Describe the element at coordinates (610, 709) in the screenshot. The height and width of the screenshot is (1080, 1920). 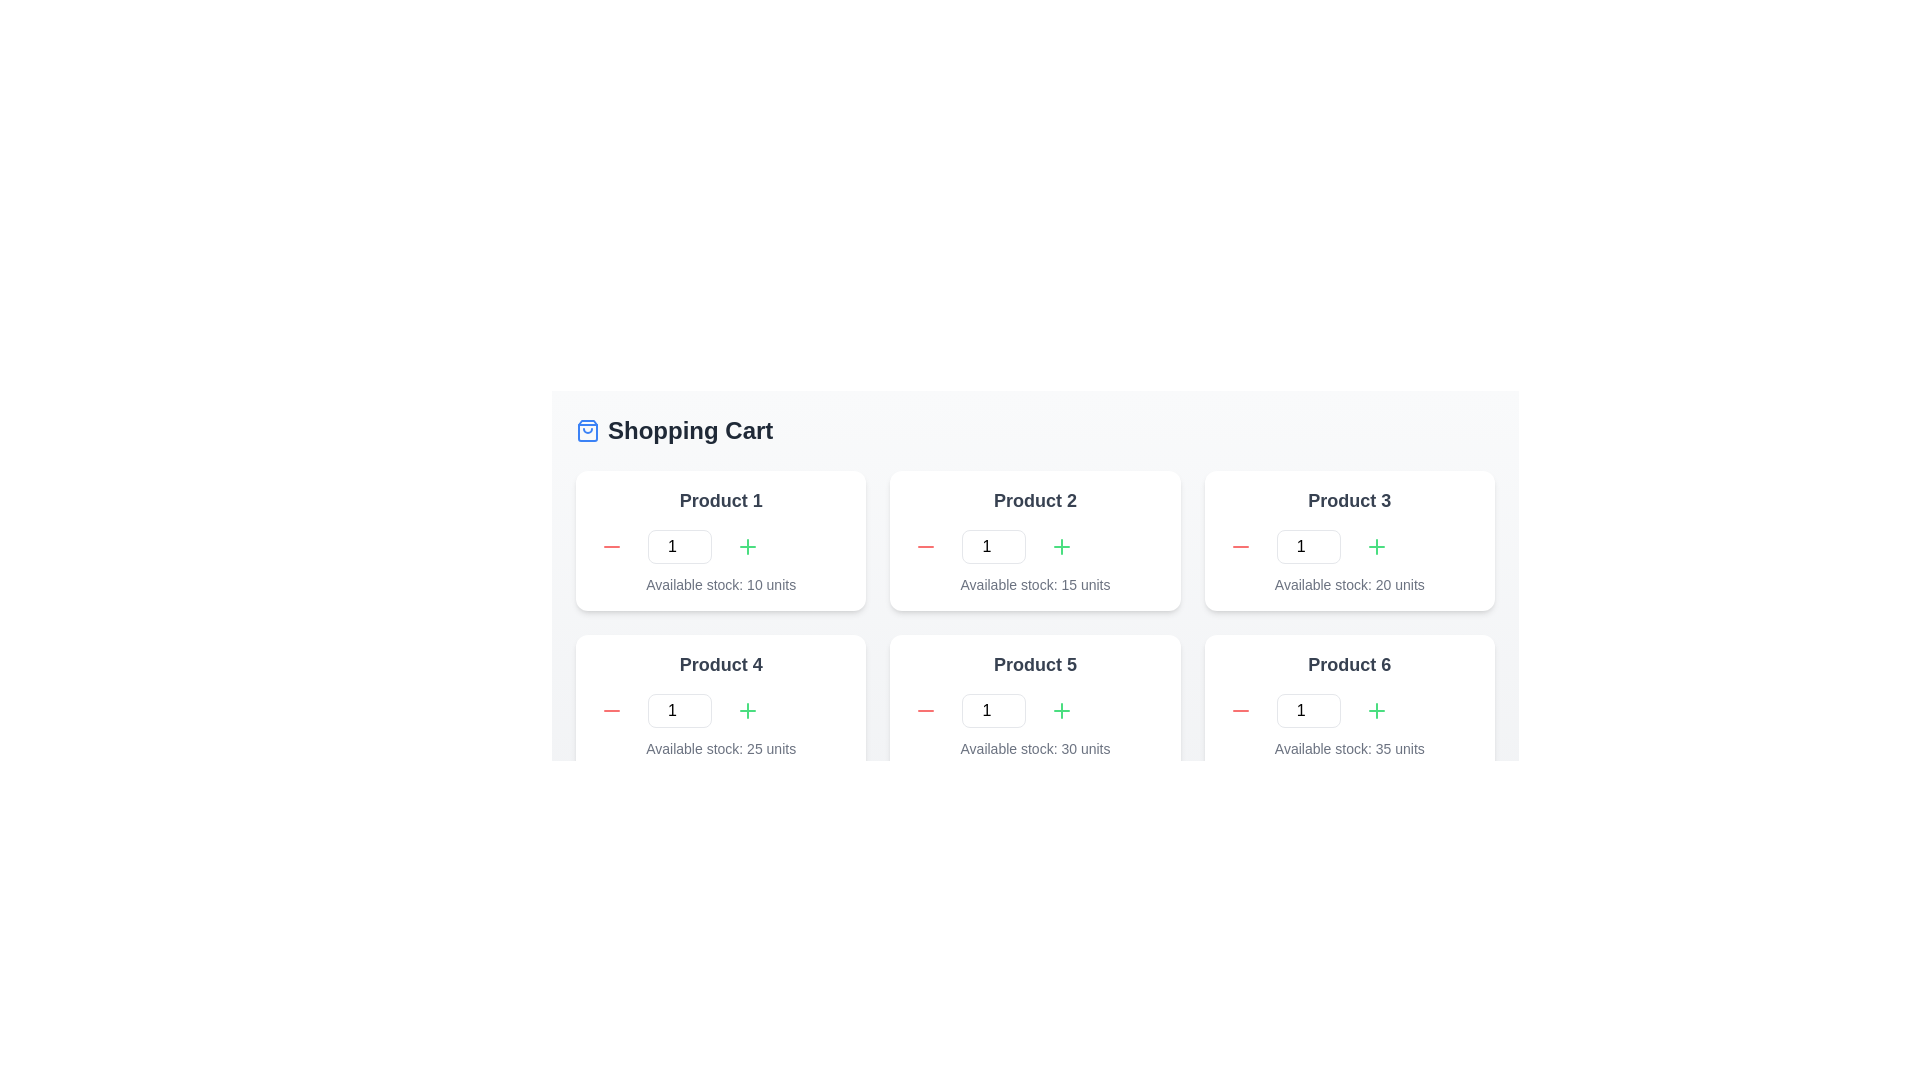
I see `the minus button for 'Product 4' to reduce its quantity by one` at that location.